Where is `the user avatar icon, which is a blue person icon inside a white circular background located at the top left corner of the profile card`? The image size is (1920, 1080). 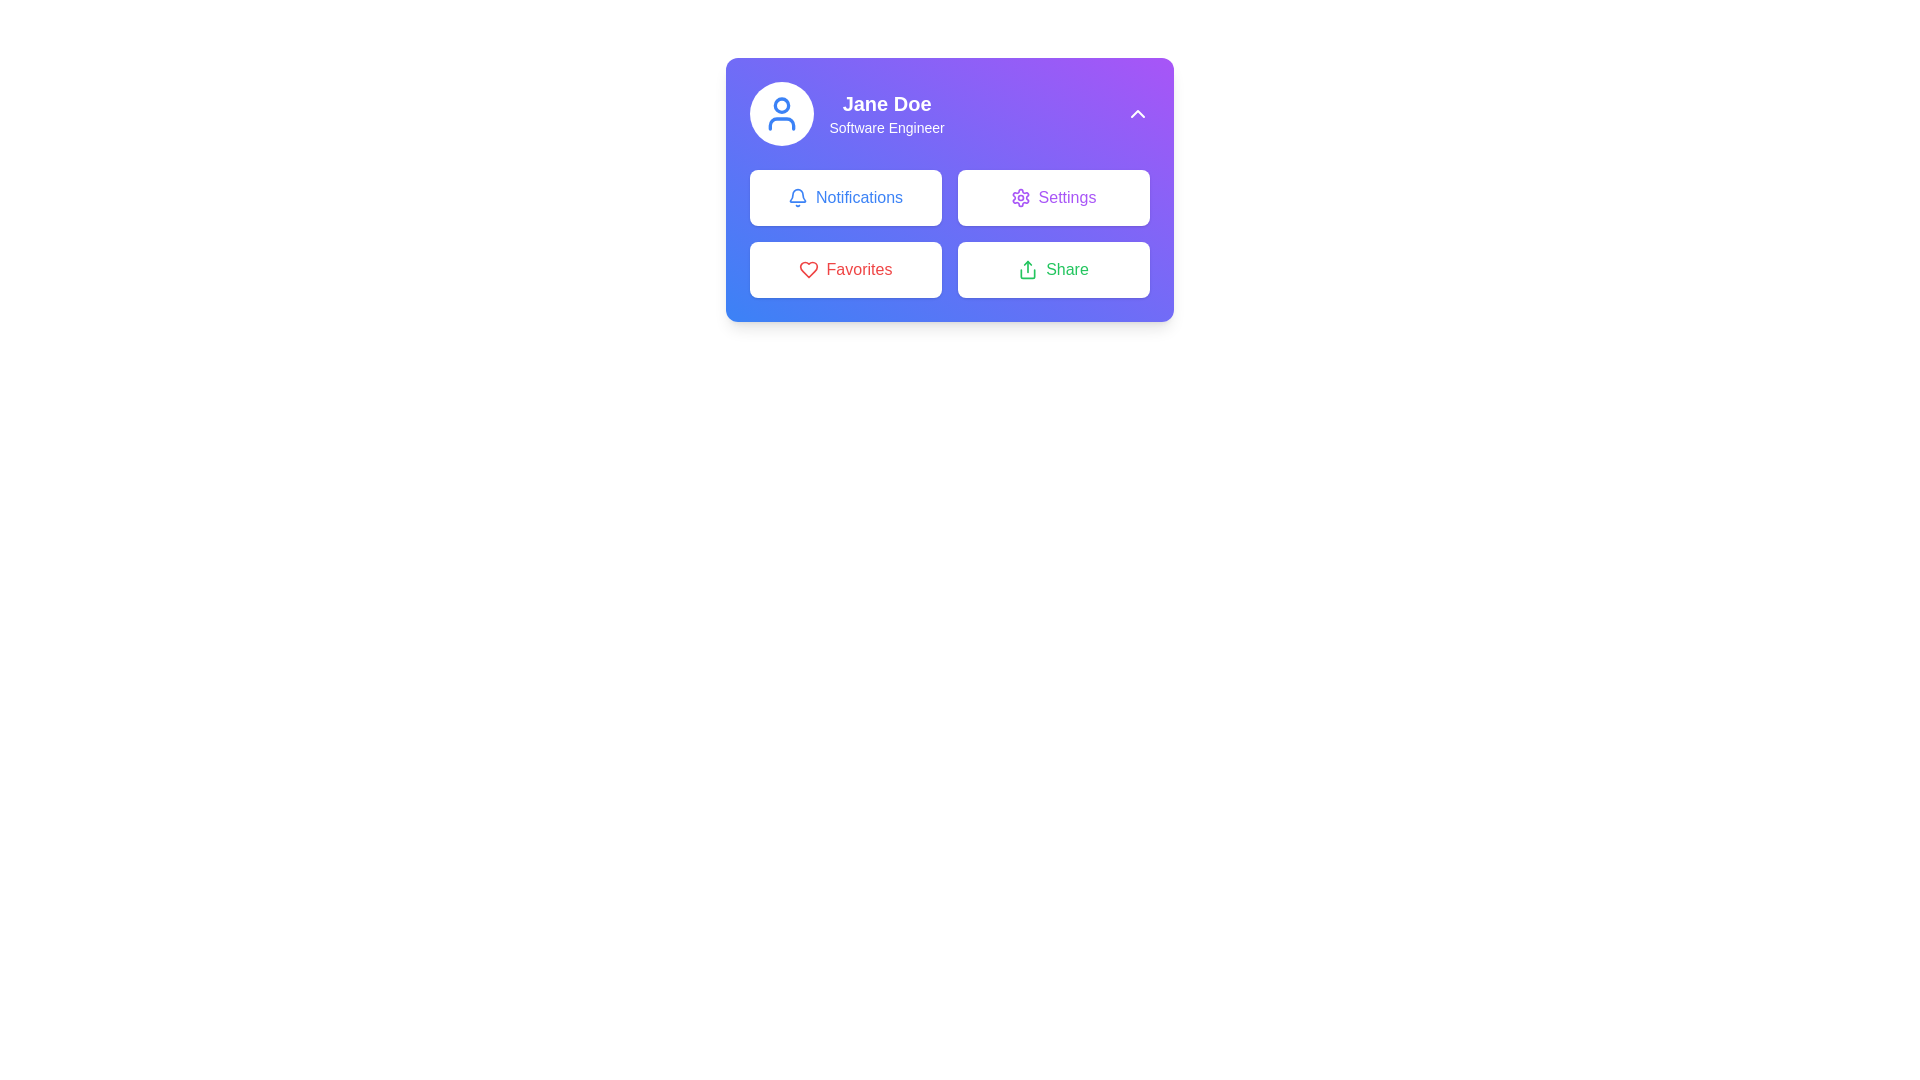
the user avatar icon, which is a blue person icon inside a white circular background located at the top left corner of the profile card is located at coordinates (780, 114).